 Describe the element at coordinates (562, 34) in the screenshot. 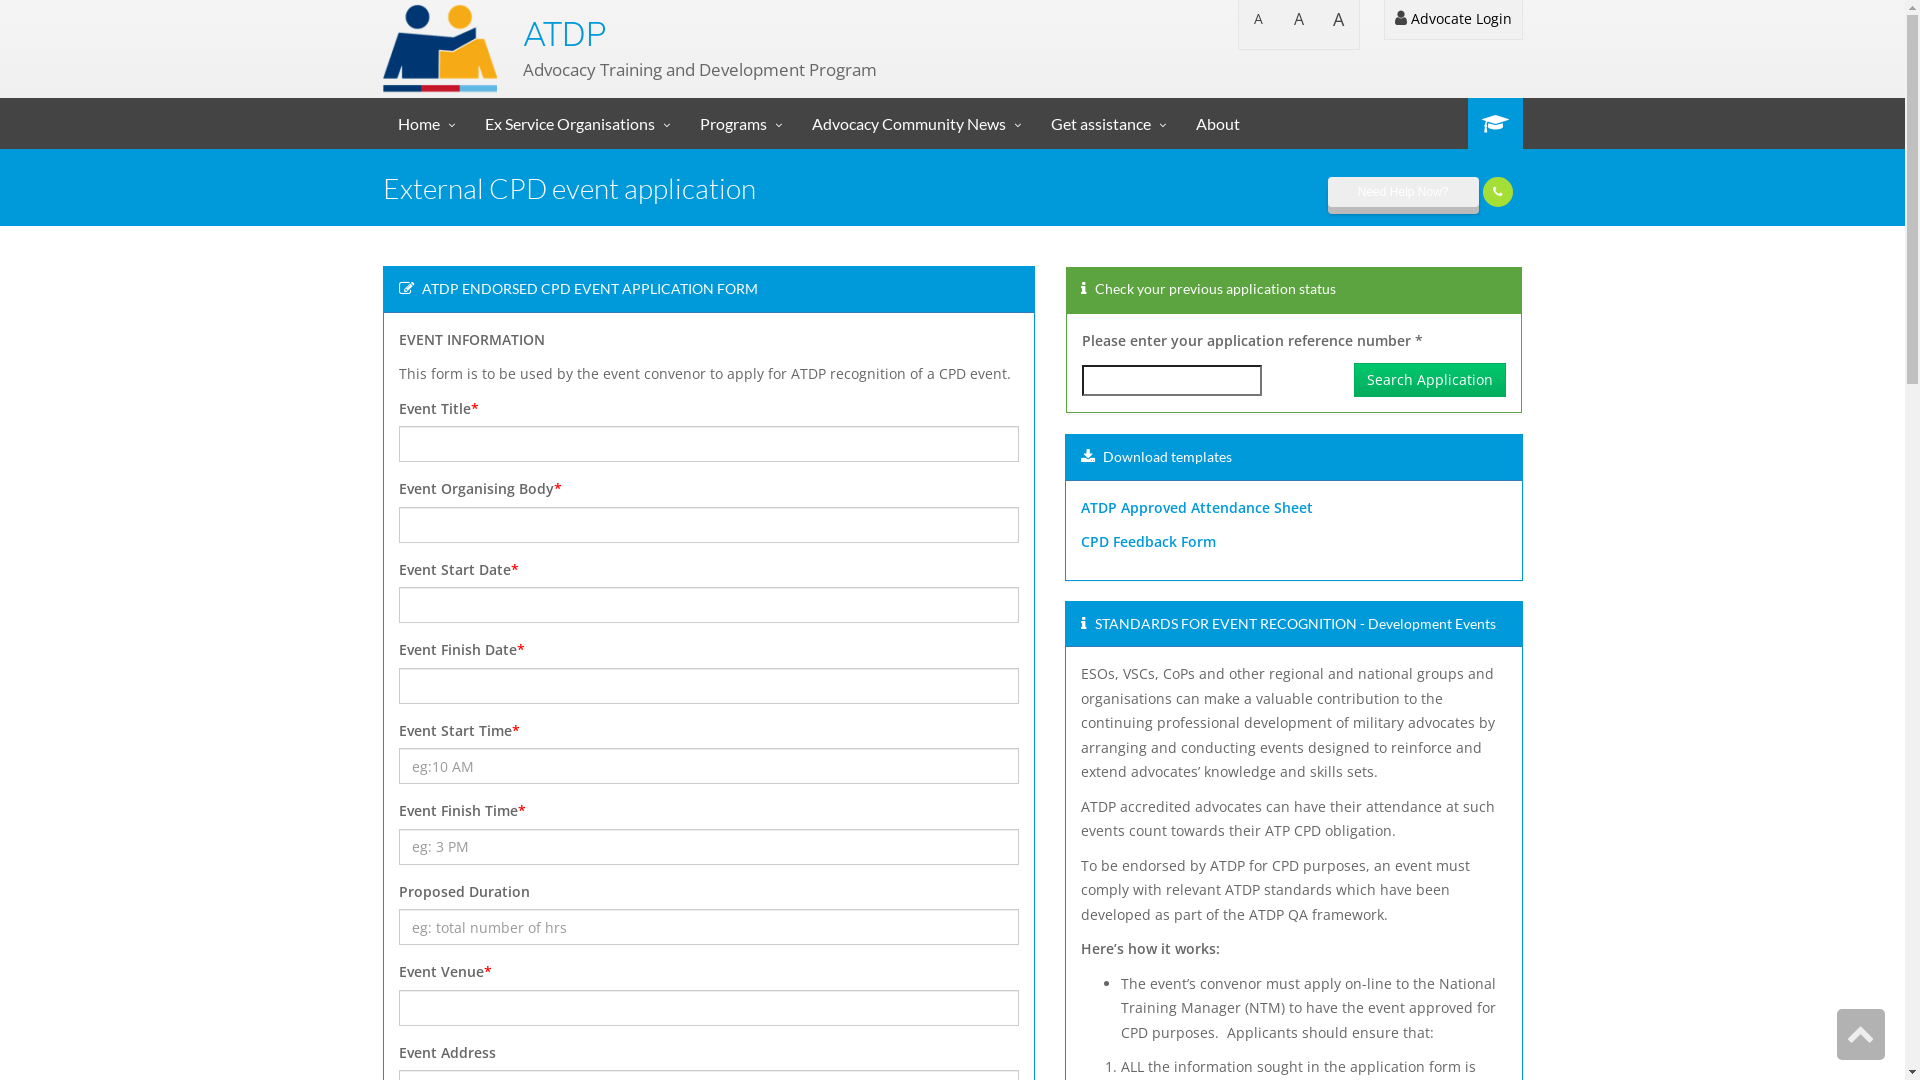

I see `'ATDP'` at that location.